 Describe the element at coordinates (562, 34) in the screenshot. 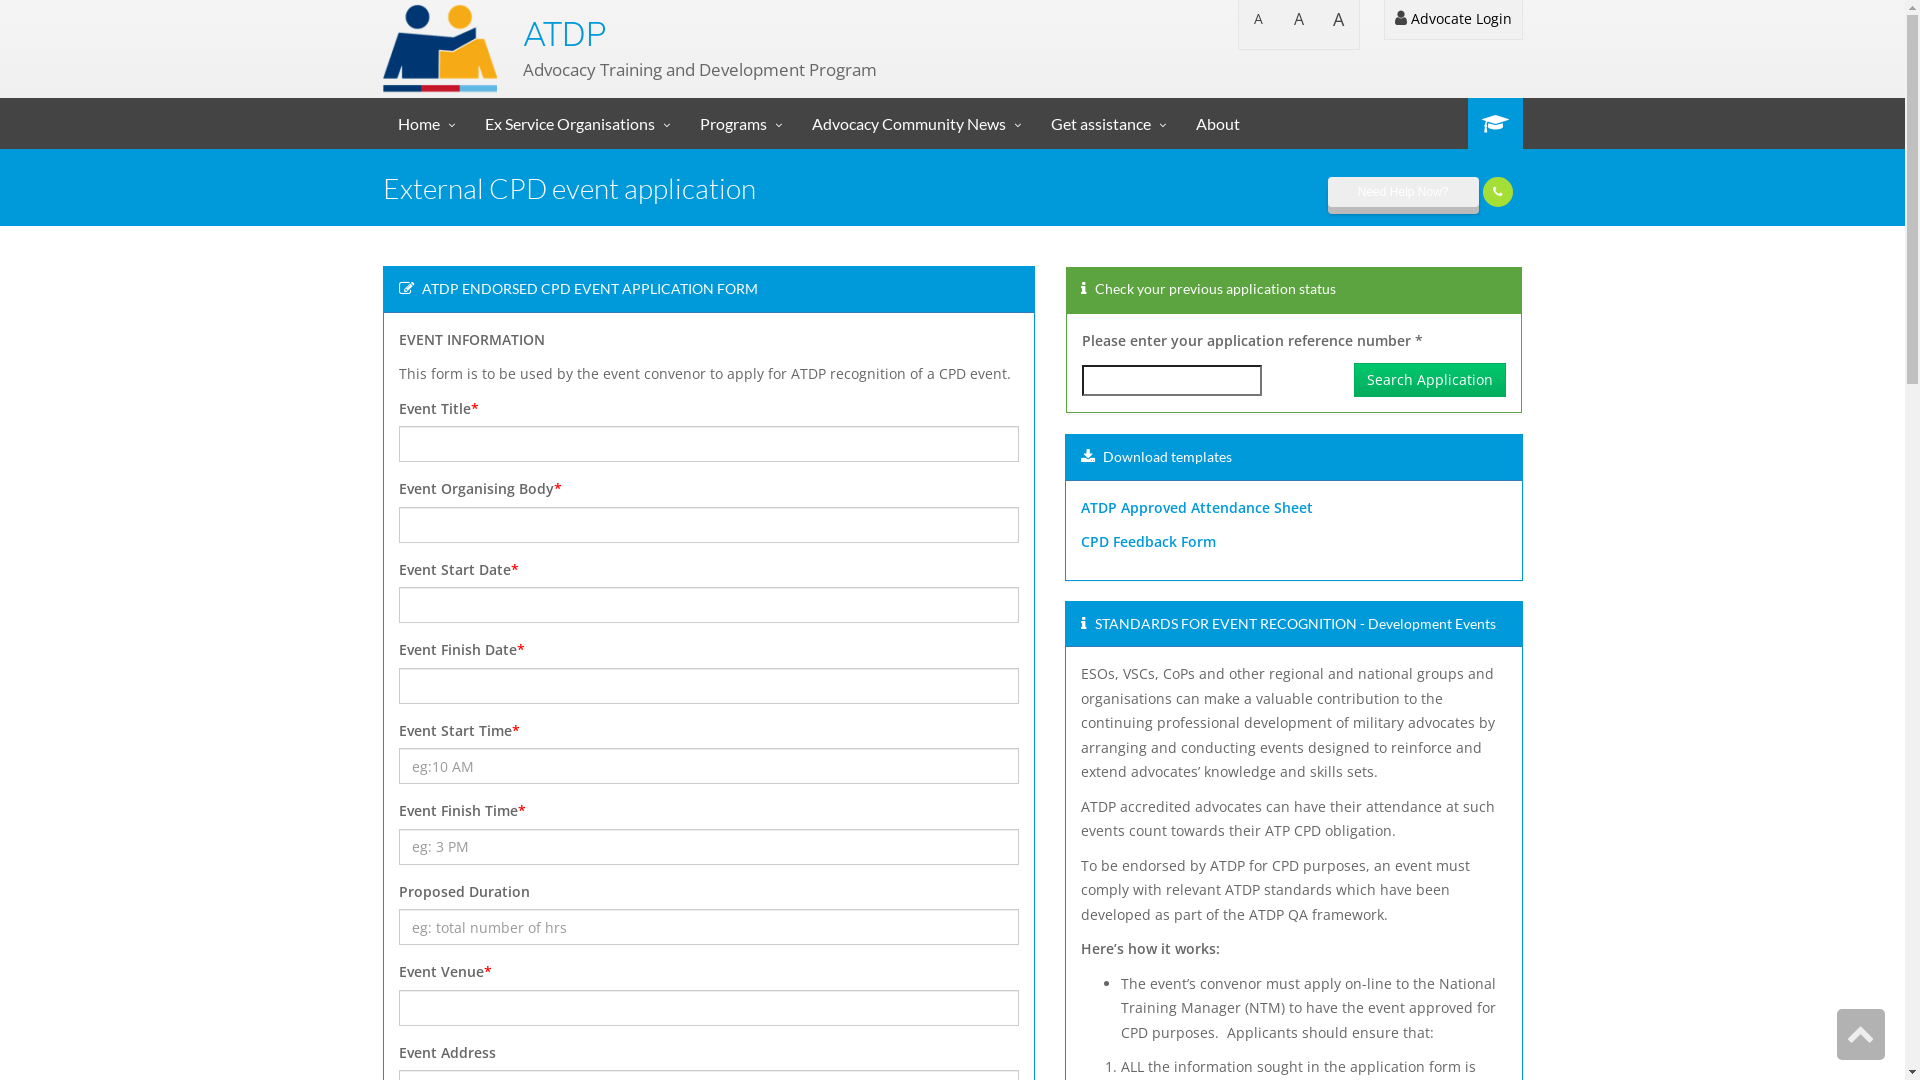

I see `'ATDP'` at that location.